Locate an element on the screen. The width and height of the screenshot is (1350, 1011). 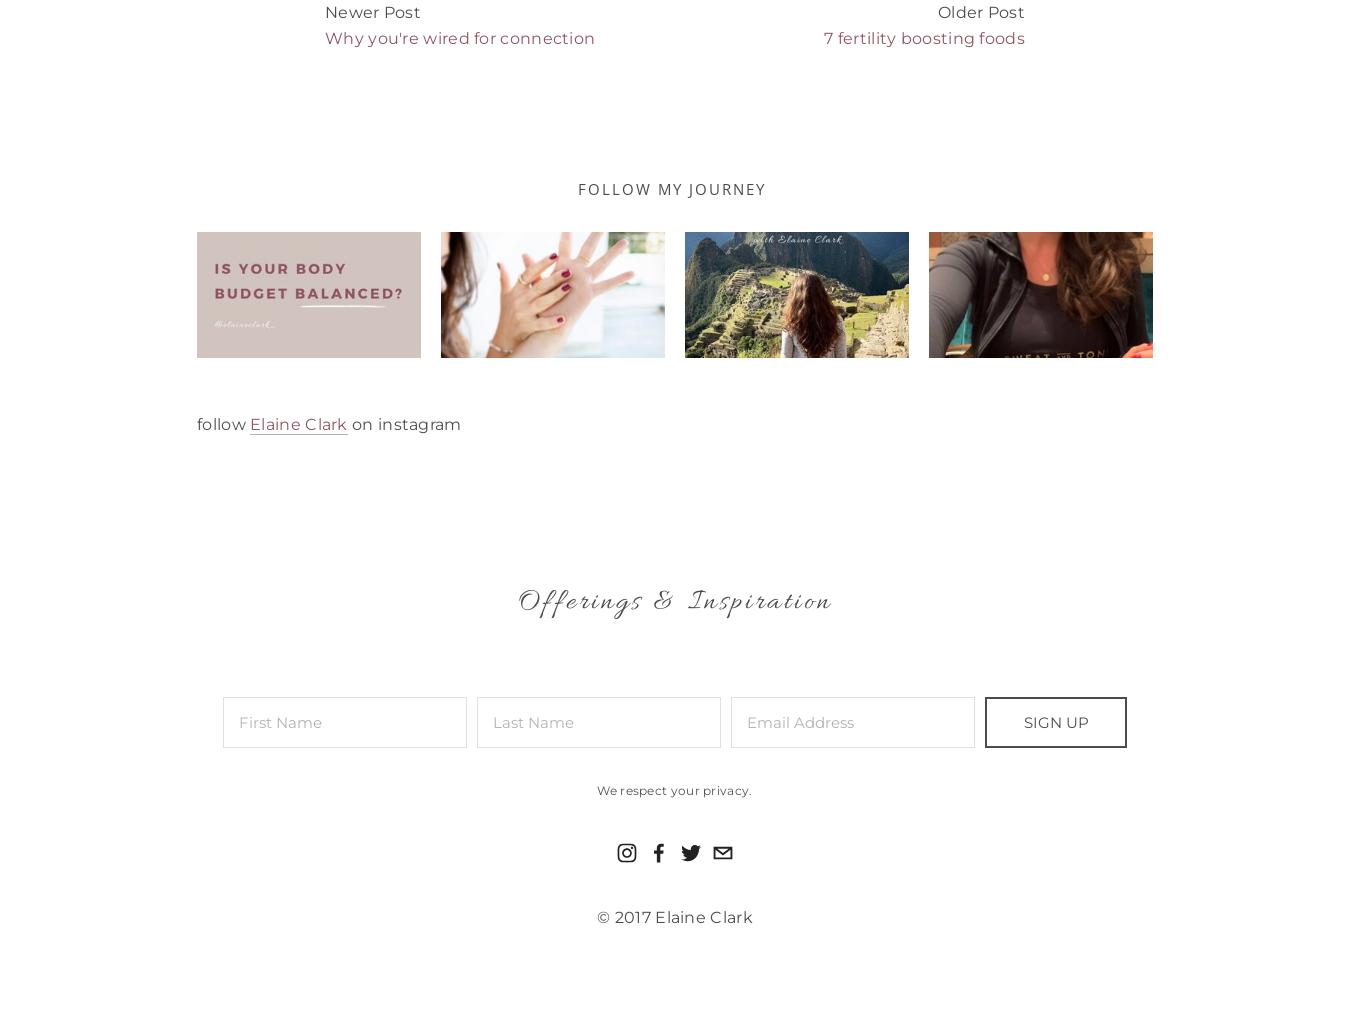
'Follow My Journey' is located at coordinates (577, 188).